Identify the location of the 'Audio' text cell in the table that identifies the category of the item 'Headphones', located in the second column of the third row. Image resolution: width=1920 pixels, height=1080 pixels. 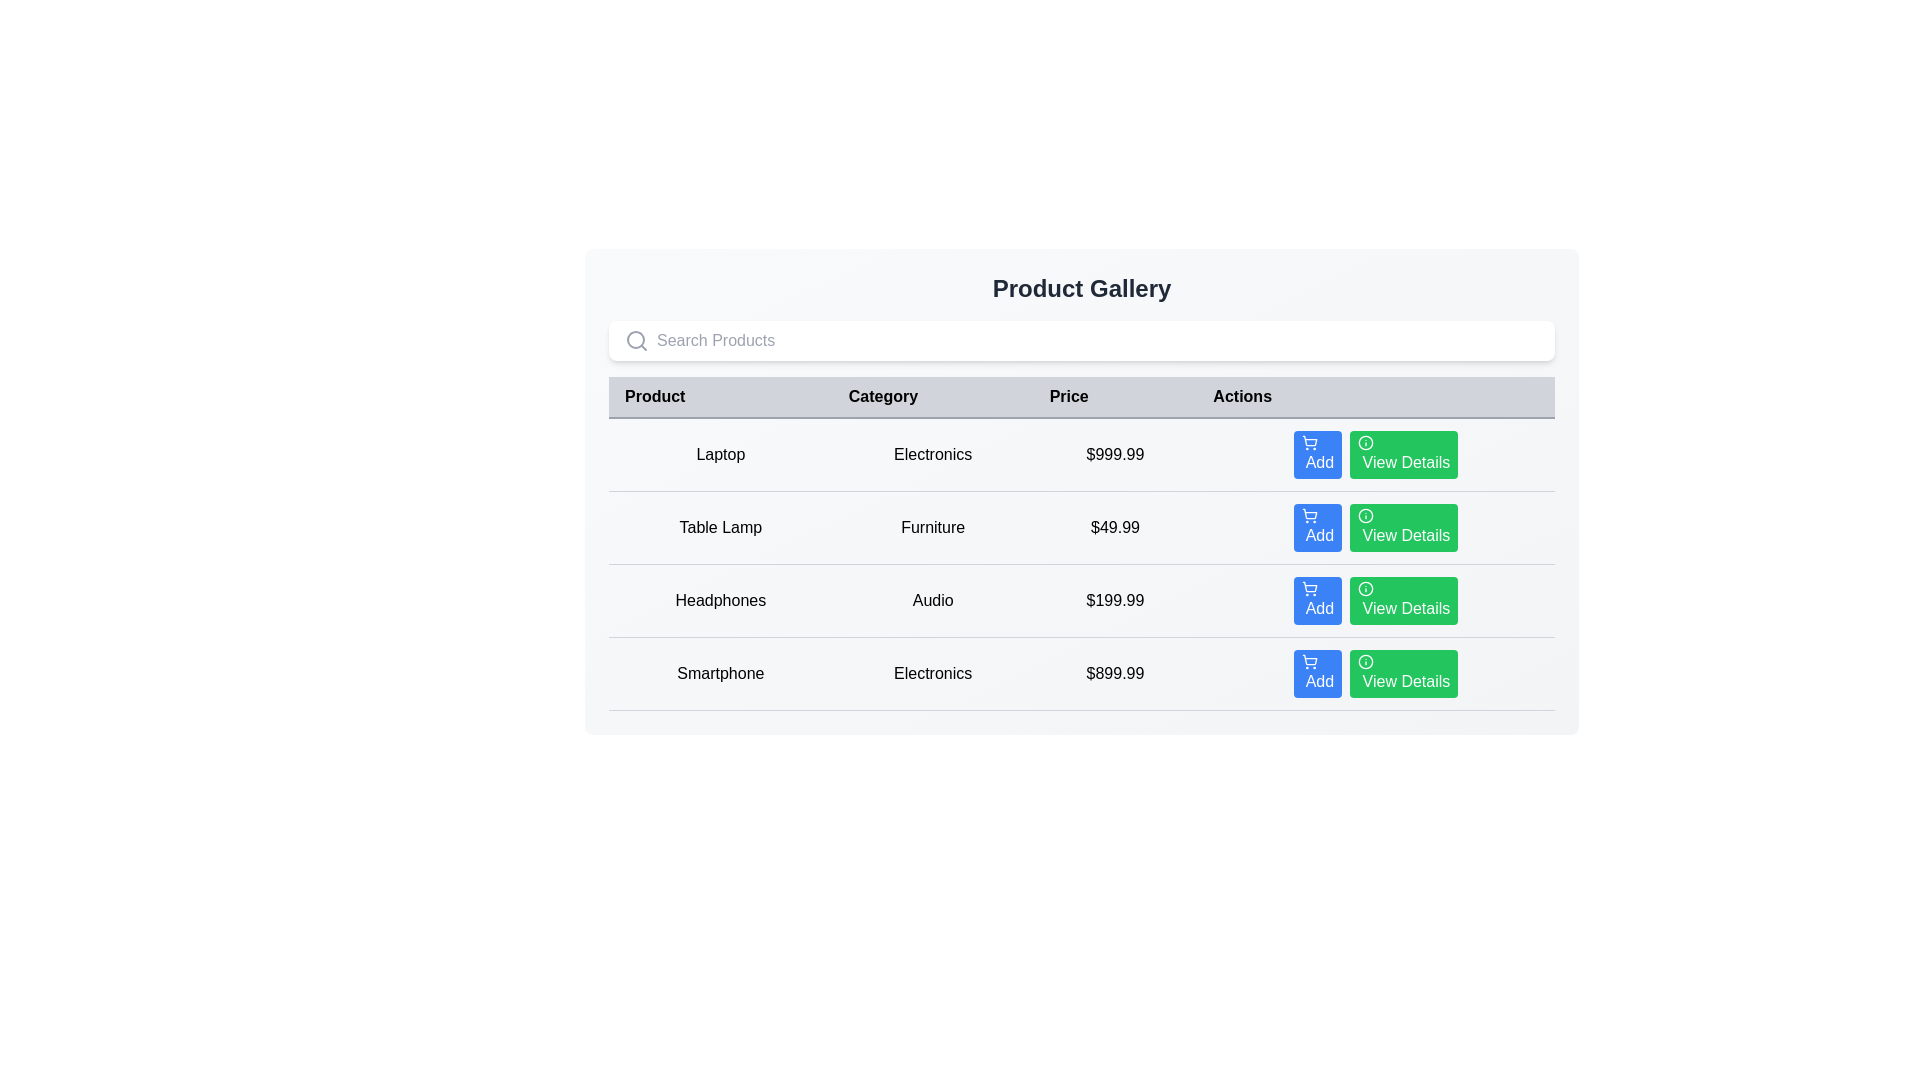
(932, 600).